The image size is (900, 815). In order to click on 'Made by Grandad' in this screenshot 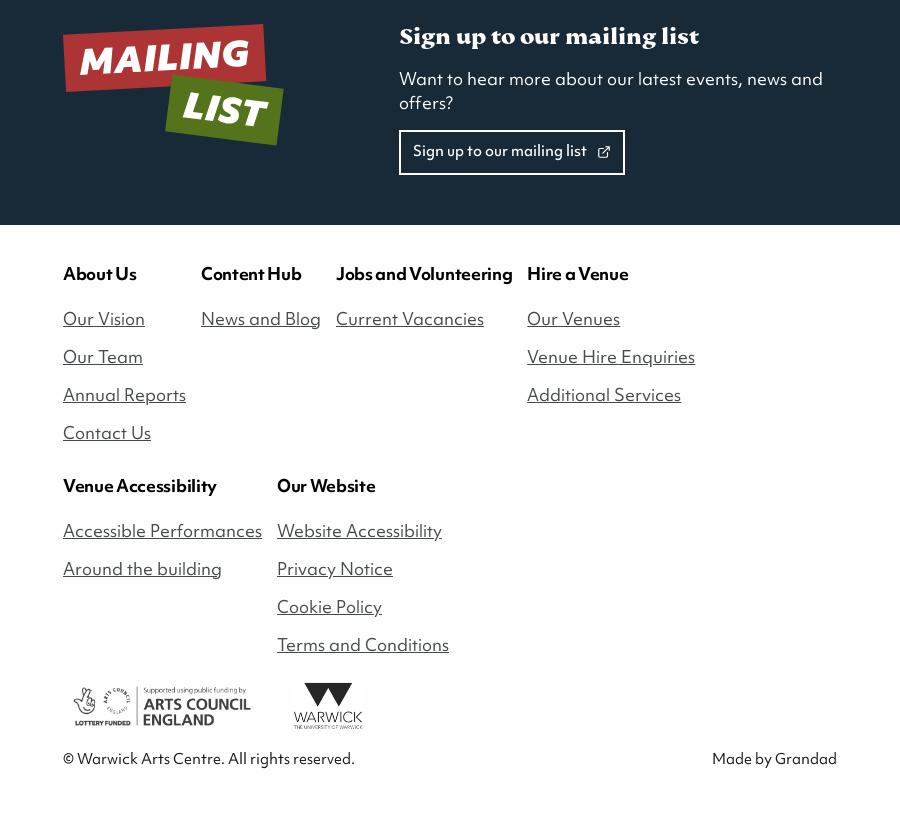, I will do `click(773, 758)`.